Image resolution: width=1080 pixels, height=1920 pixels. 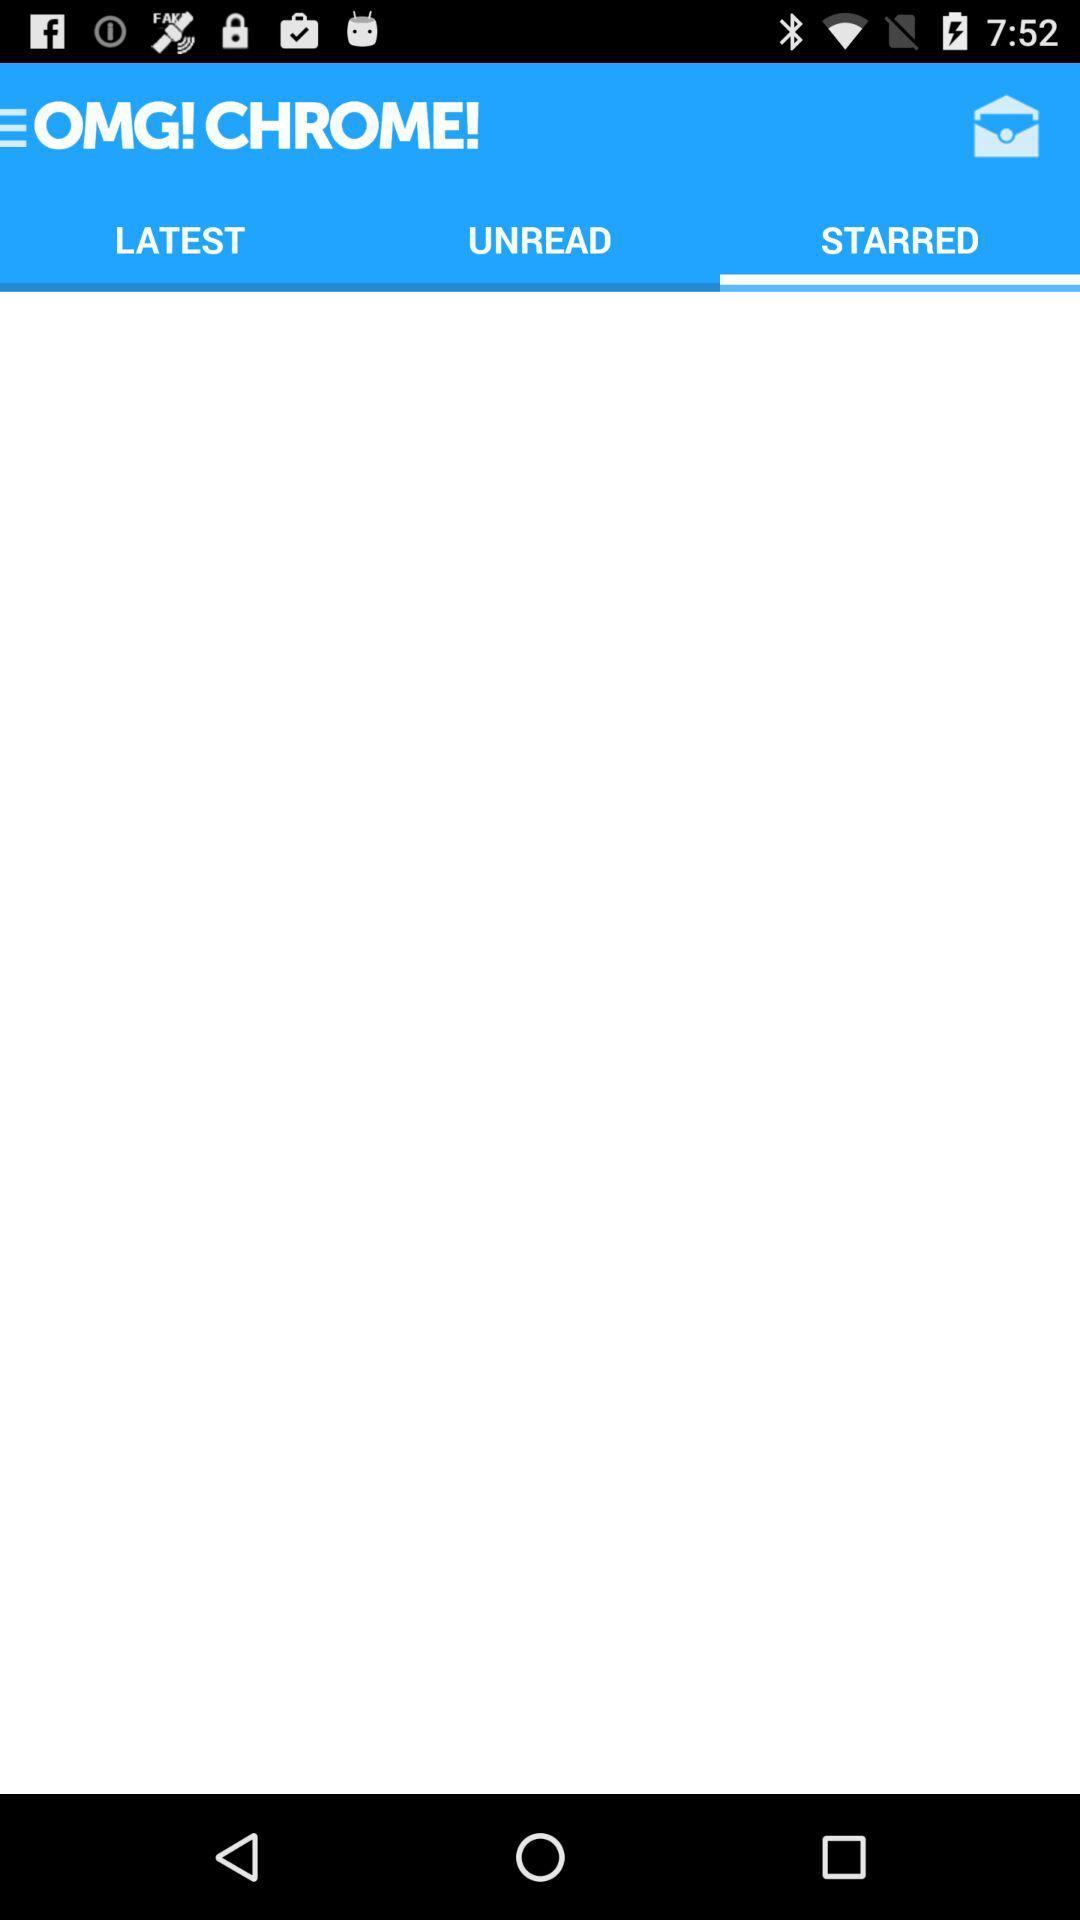 I want to click on item to the right of unread, so click(x=1006, y=124).